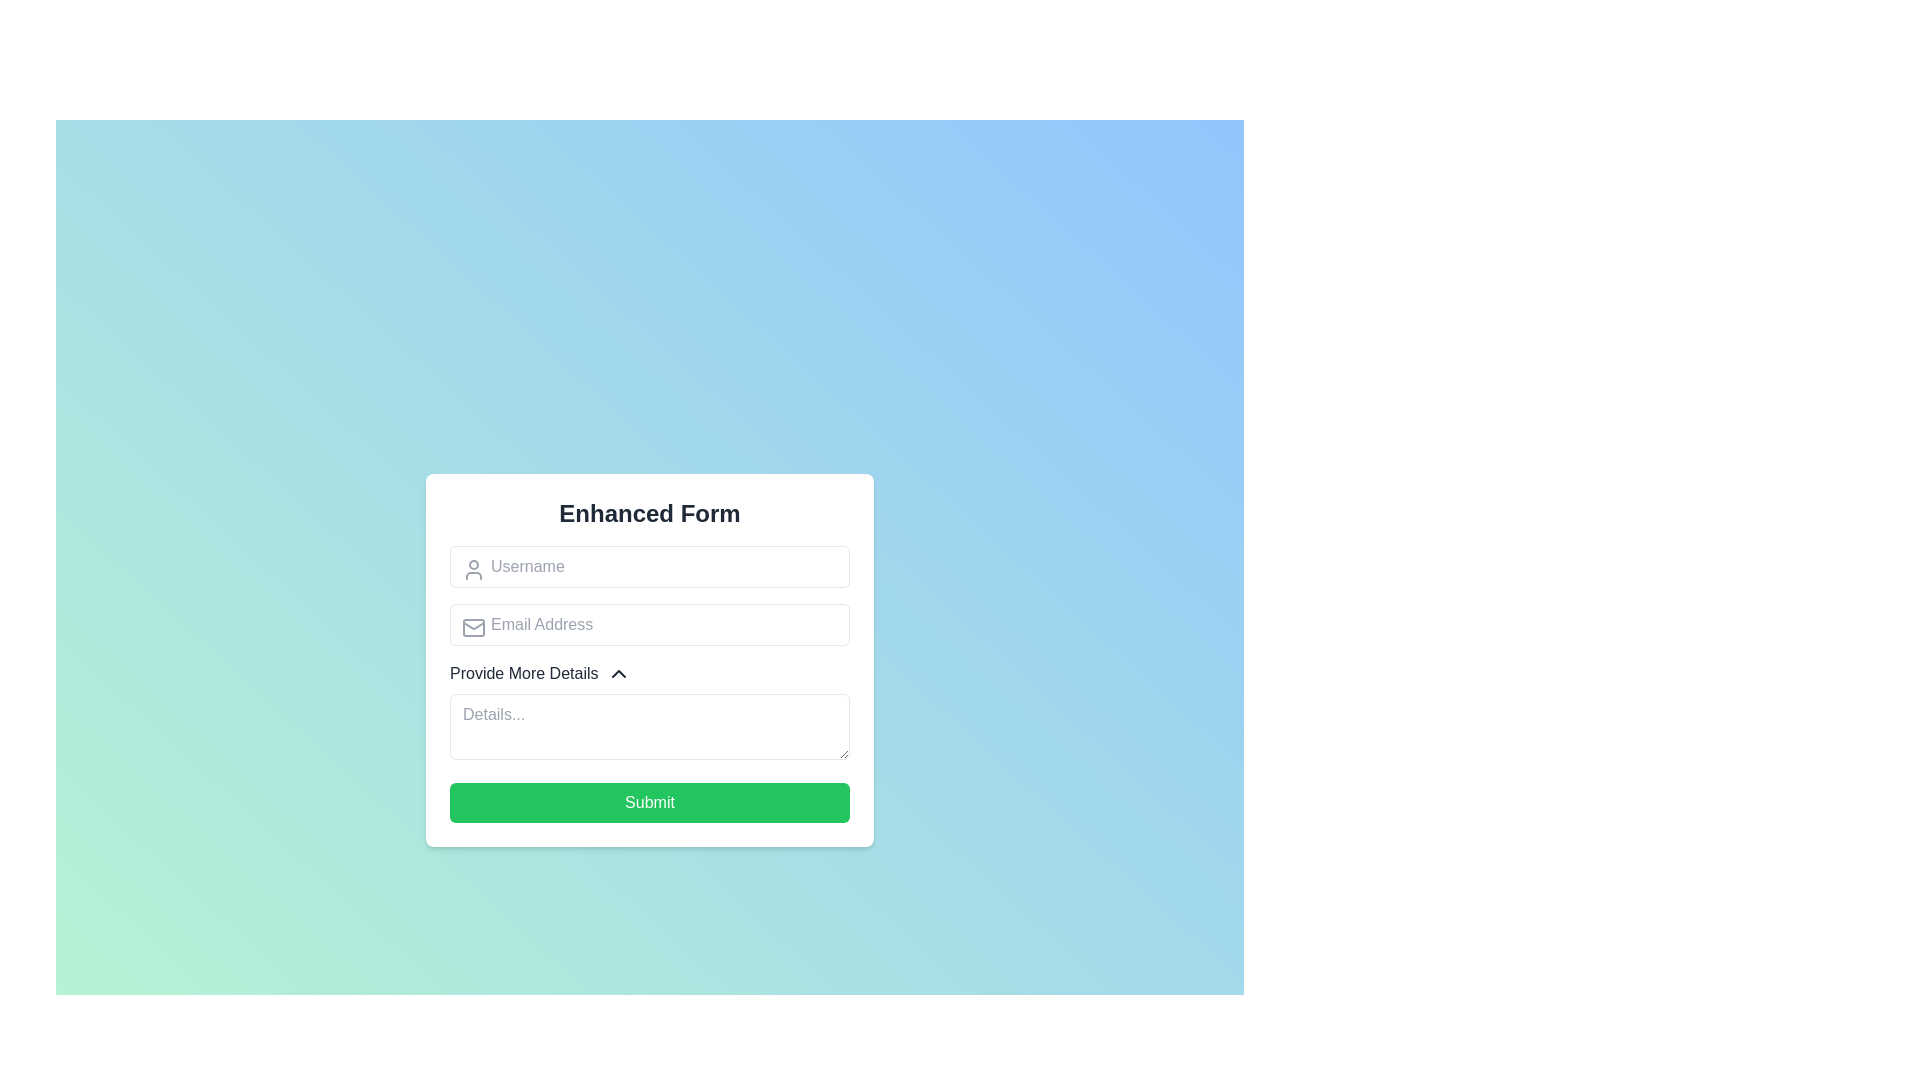 The height and width of the screenshot is (1080, 1920). What do you see at coordinates (649, 801) in the screenshot?
I see `the submit button located at the bottom of the 'Enhanced Form' panel` at bounding box center [649, 801].